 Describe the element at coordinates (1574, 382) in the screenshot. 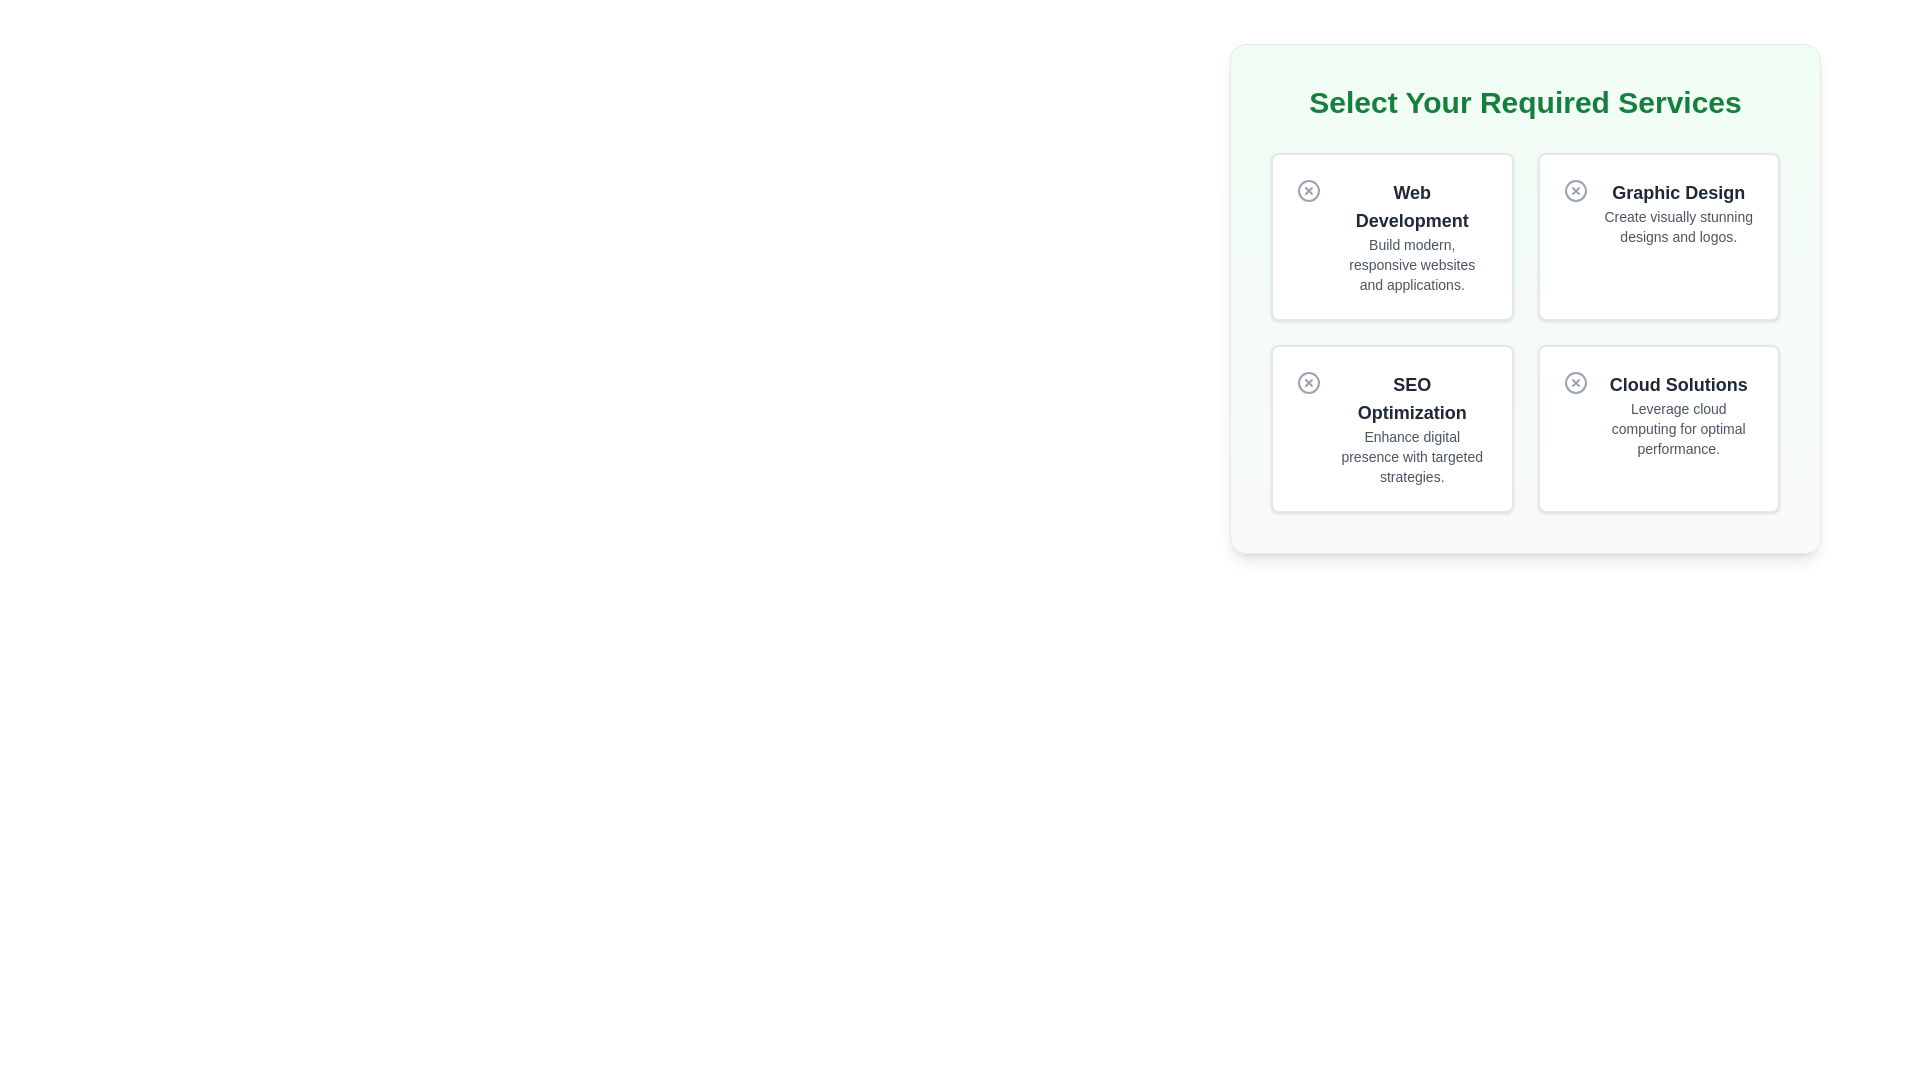

I see `the circular visual icon component associated with the 'Cloud Solutions' service card located at the bottom-right of the service selection grid` at that location.